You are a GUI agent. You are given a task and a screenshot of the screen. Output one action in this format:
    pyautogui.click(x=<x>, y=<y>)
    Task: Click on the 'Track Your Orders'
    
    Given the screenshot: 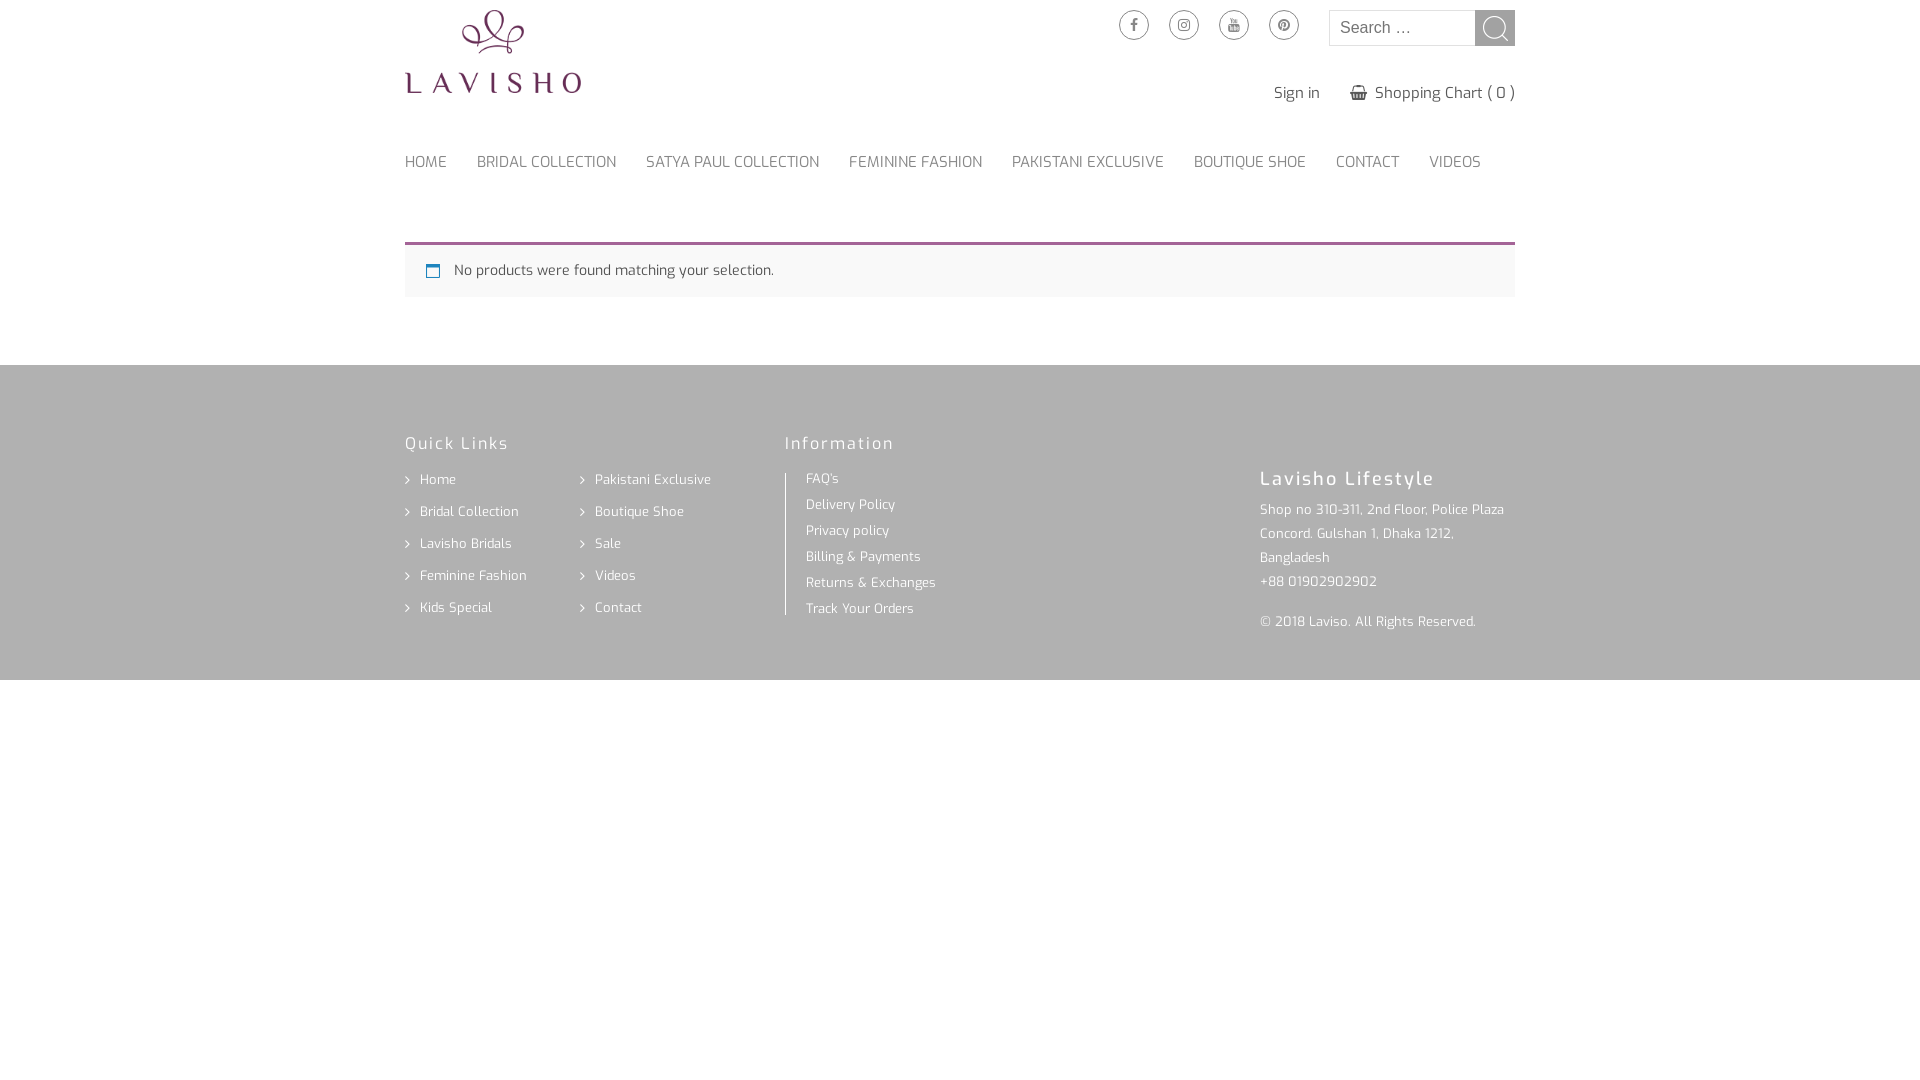 What is the action you would take?
    pyautogui.click(x=859, y=607)
    